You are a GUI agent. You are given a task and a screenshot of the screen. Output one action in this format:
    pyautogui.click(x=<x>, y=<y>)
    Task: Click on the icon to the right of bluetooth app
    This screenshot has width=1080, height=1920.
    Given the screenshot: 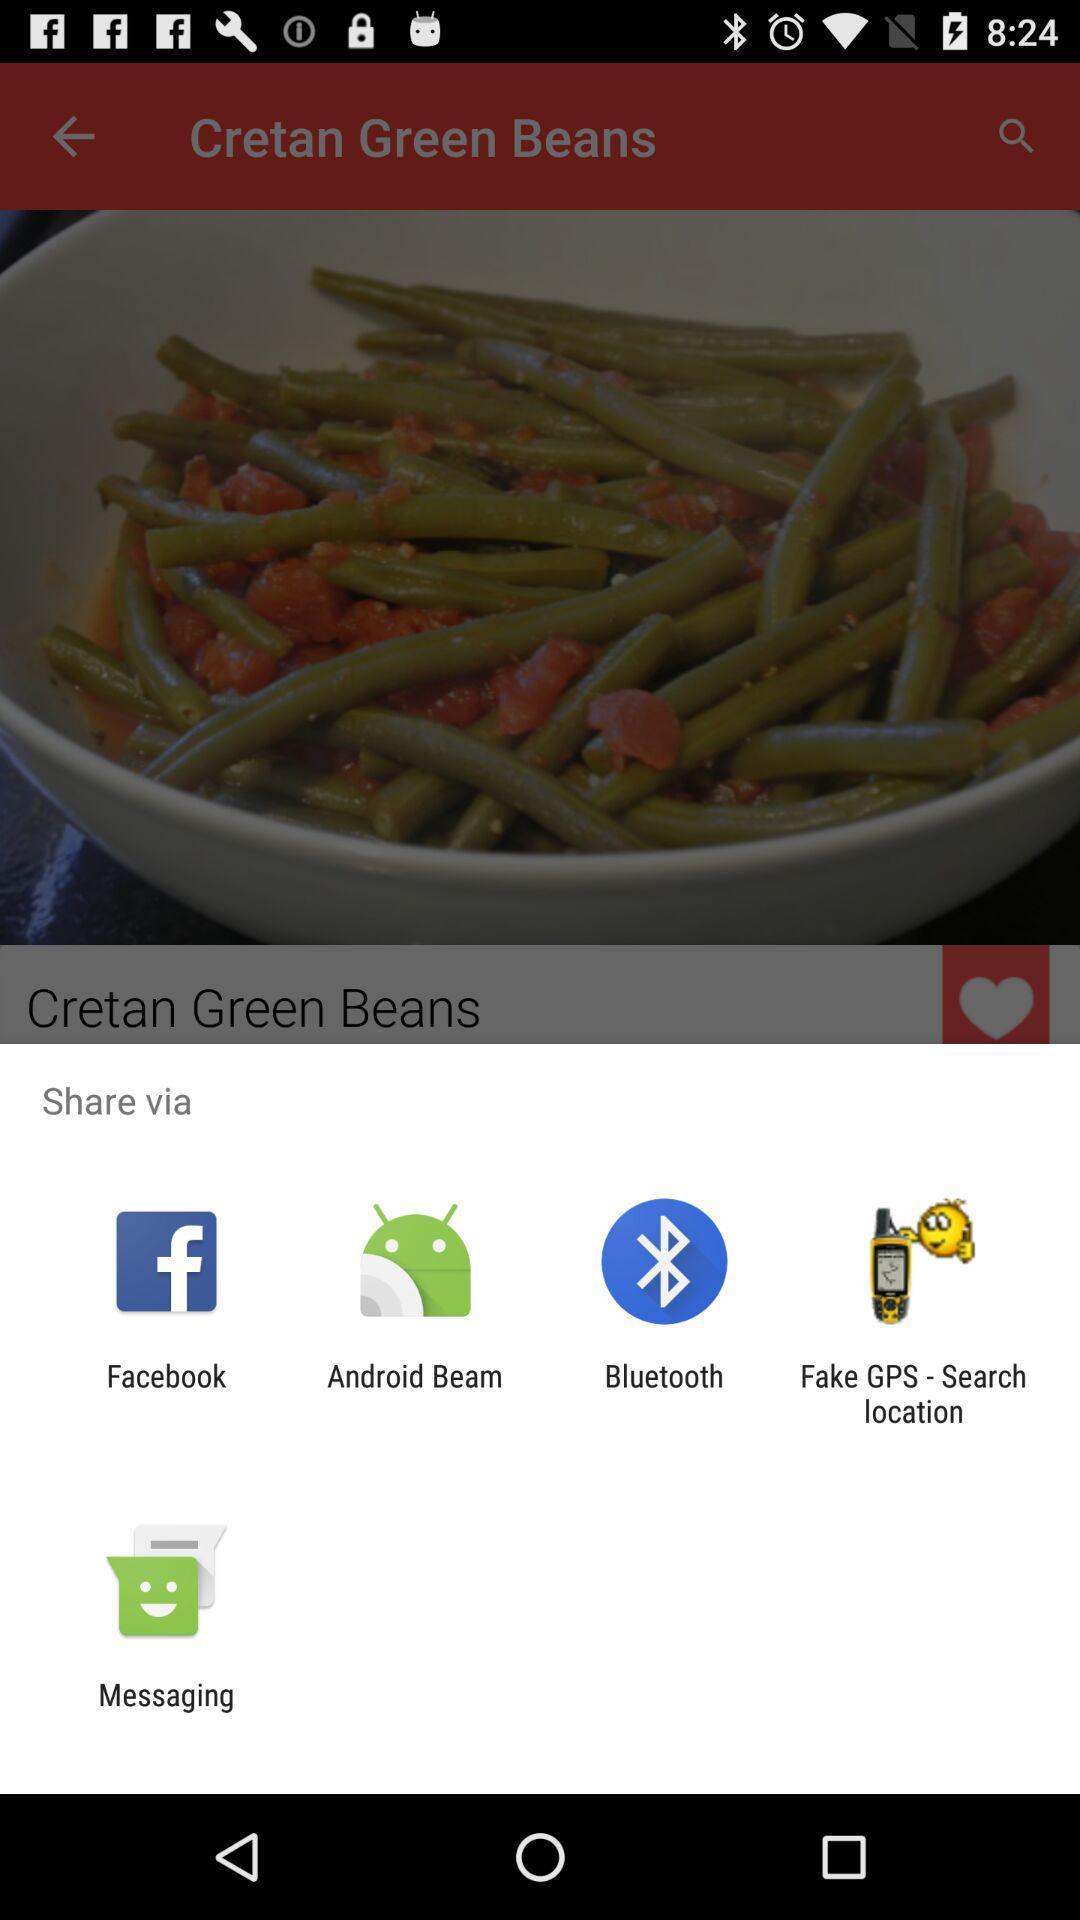 What is the action you would take?
    pyautogui.click(x=913, y=1392)
    